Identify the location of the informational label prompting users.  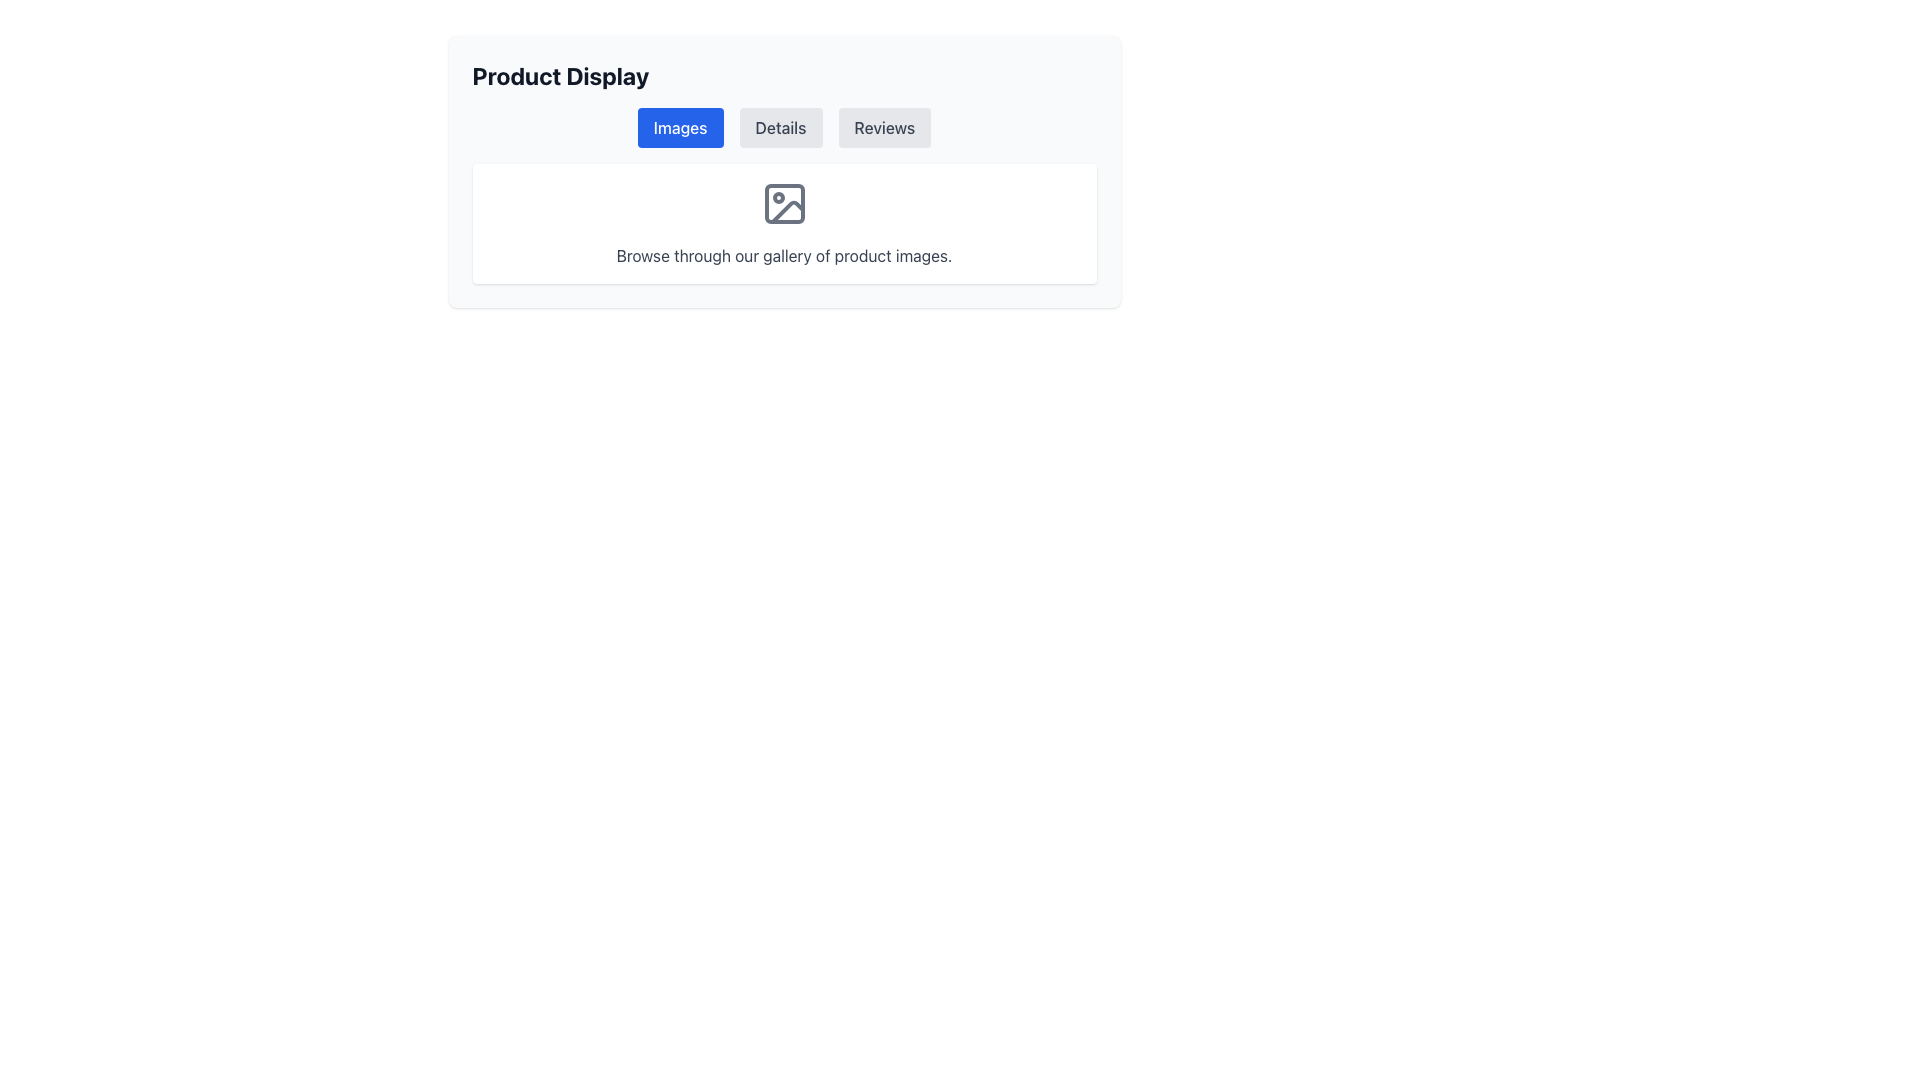
(783, 223).